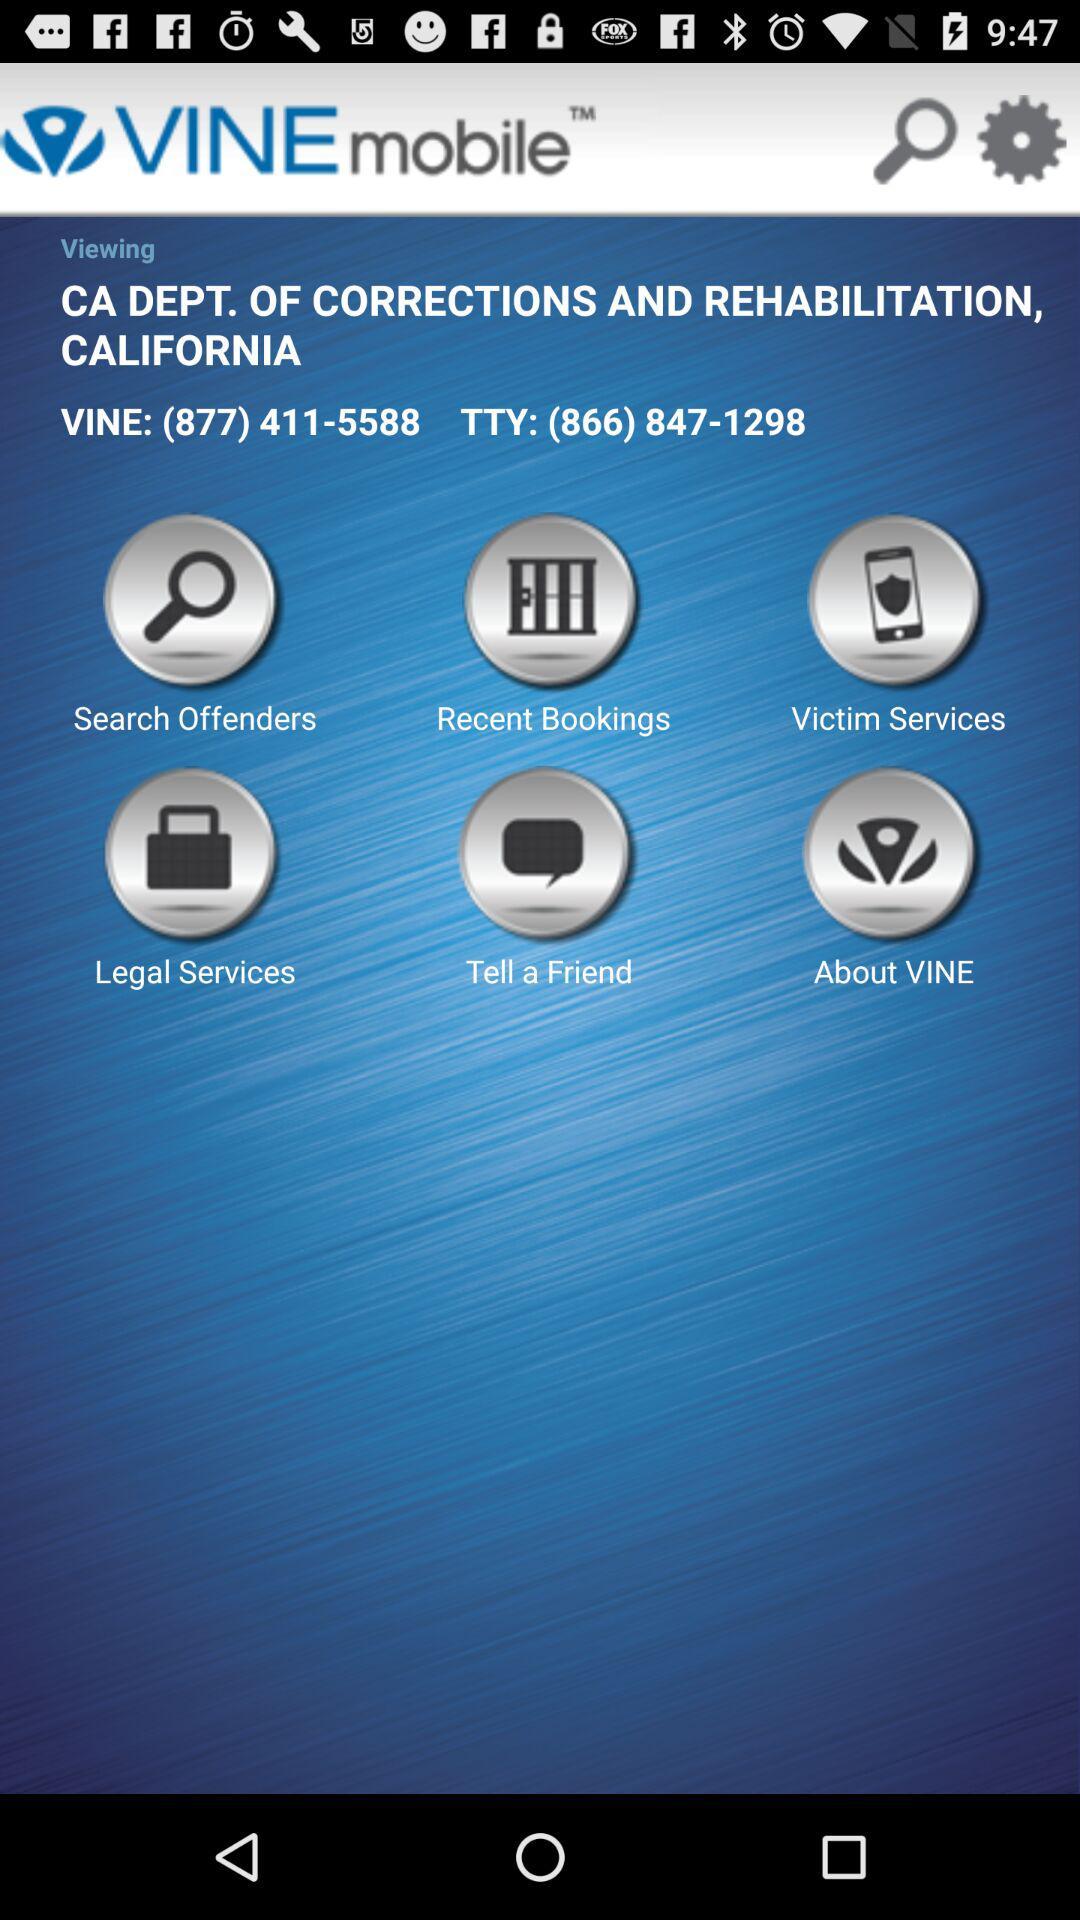 The width and height of the screenshot is (1080, 1920). What do you see at coordinates (893, 878) in the screenshot?
I see `icon to the right of the tell a friend item` at bounding box center [893, 878].